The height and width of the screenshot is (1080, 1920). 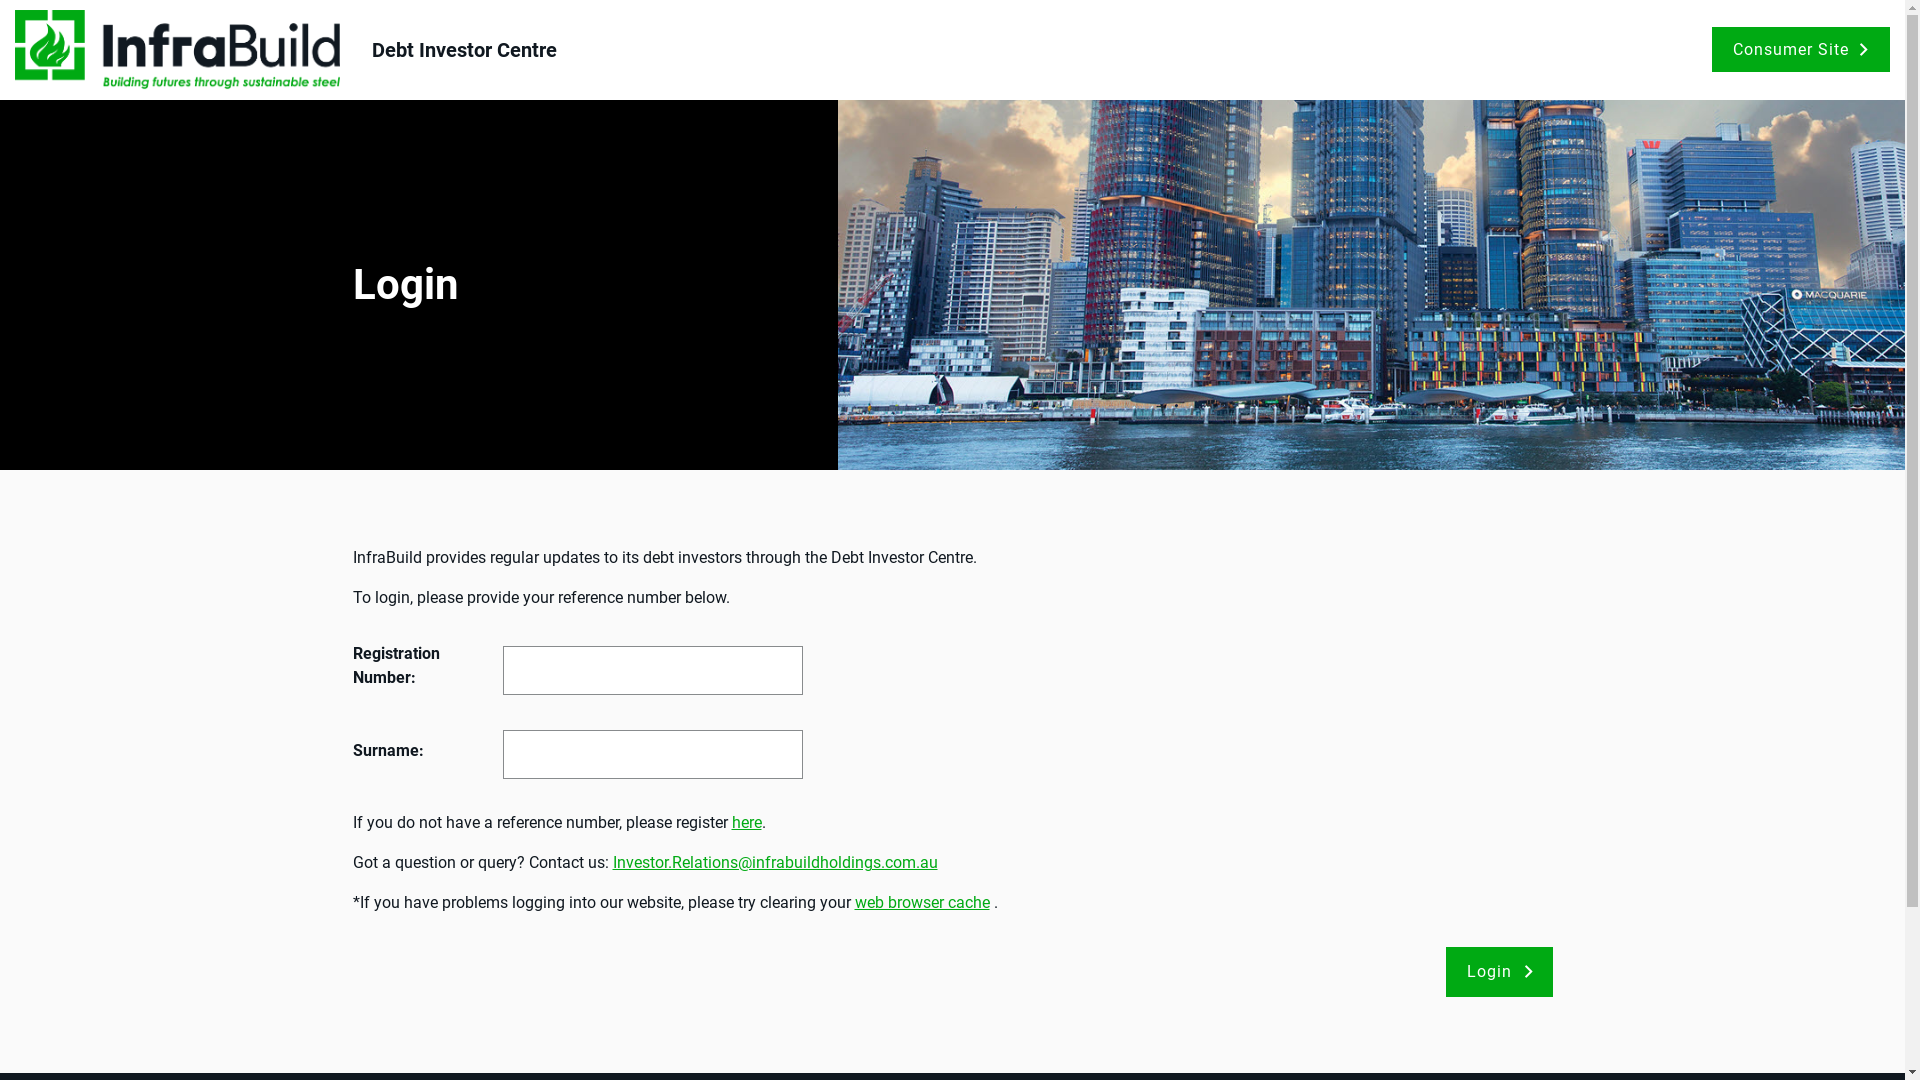 I want to click on 'here', so click(x=746, y=822).